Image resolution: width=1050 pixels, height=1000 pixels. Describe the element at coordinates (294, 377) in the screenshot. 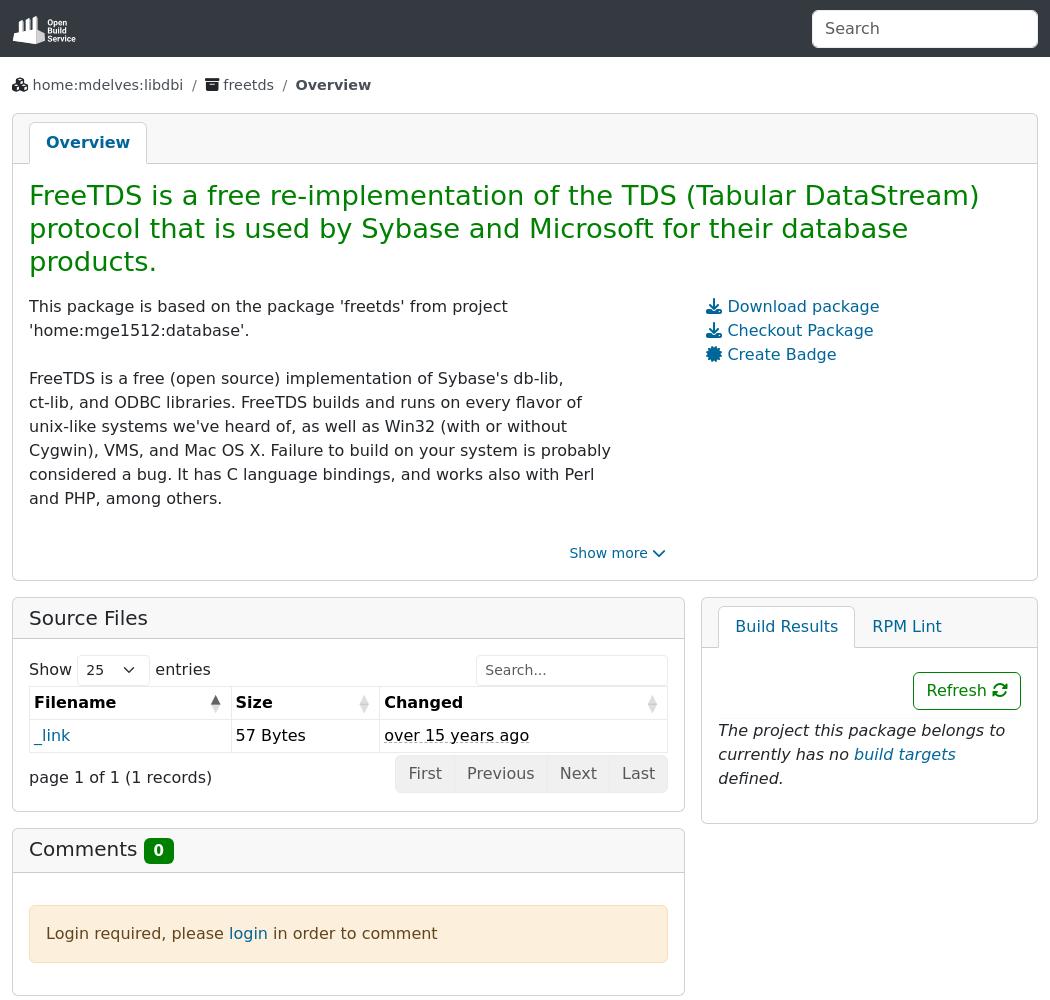

I see `'FreeTDS is a free (open source) implementation of Sybase's db-lib,'` at that location.